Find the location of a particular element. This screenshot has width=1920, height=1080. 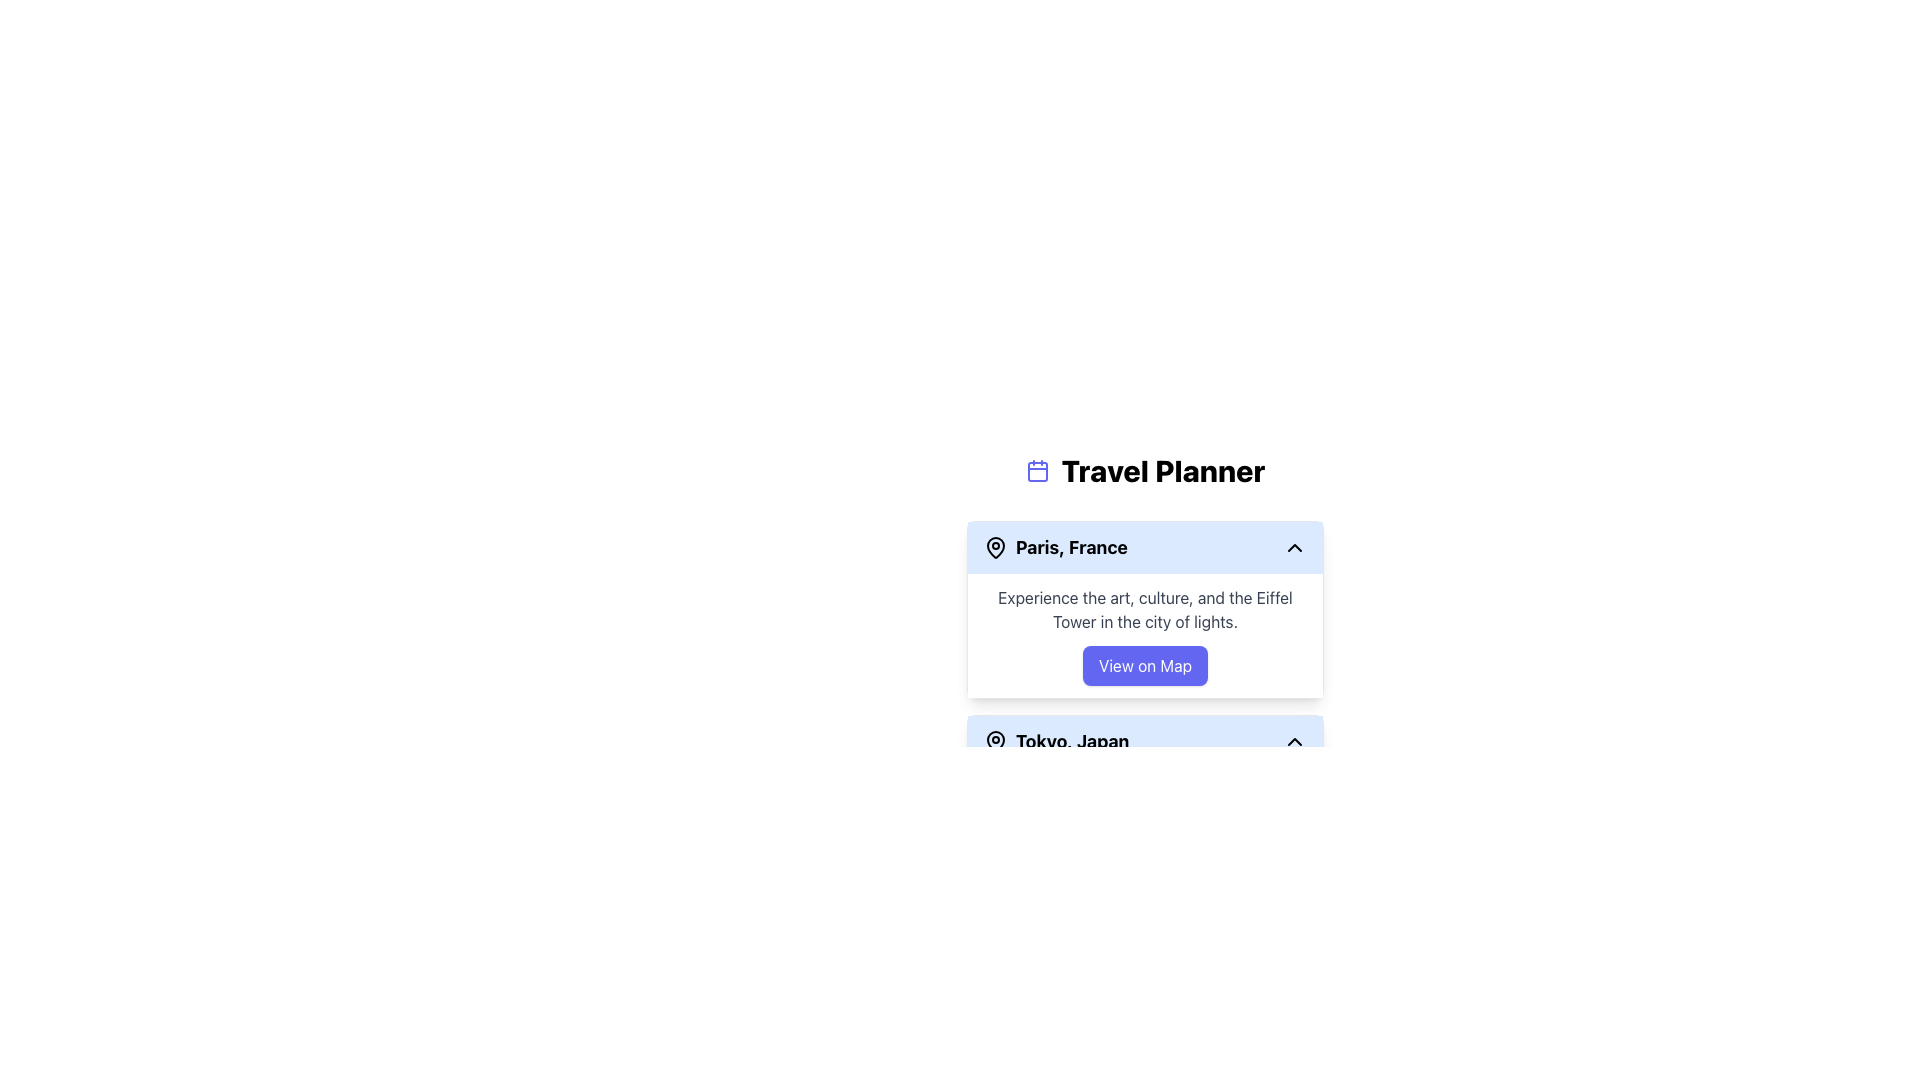

the Header with Icon, which serves as the title for the travel planning section is located at coordinates (1145, 470).